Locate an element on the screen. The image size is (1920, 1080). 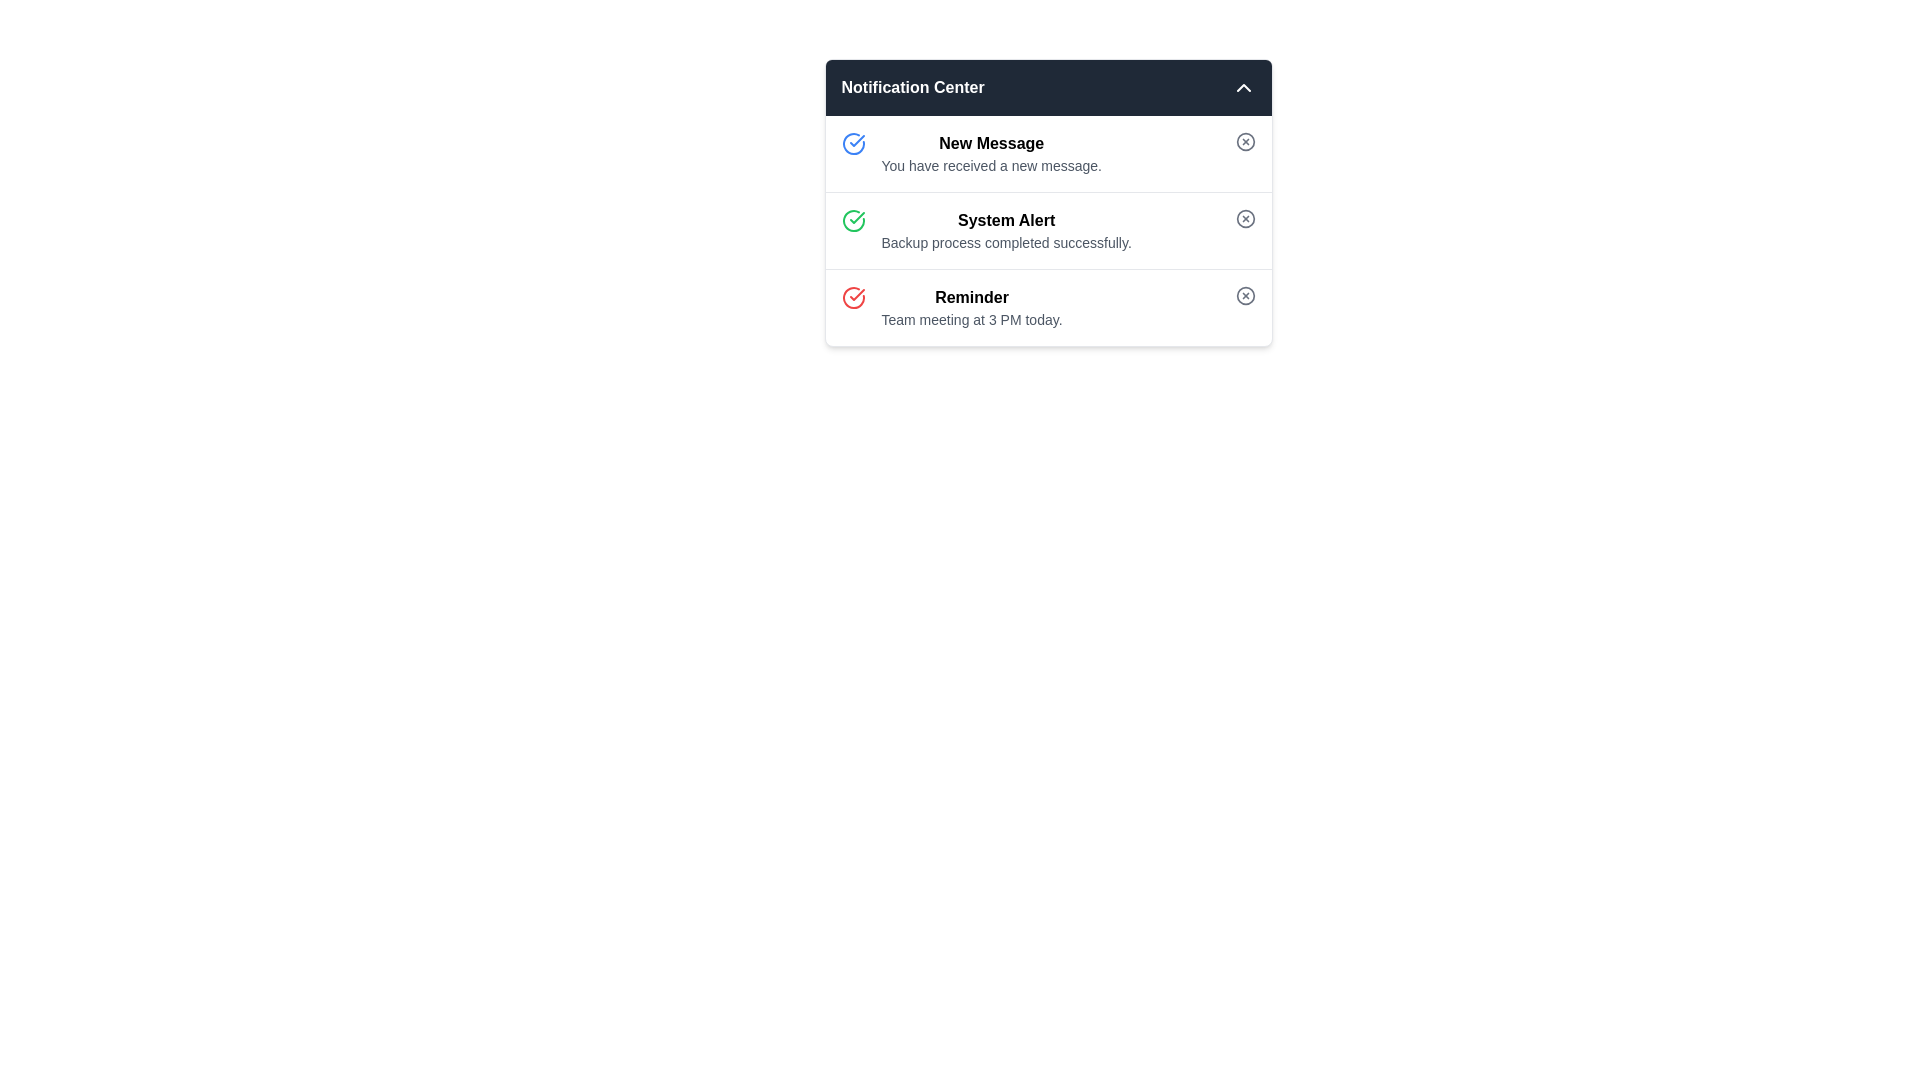
the 'Notification Center' label, which is a bold white text label located in the header area of the notification panel, aligned to the left is located at coordinates (912, 87).